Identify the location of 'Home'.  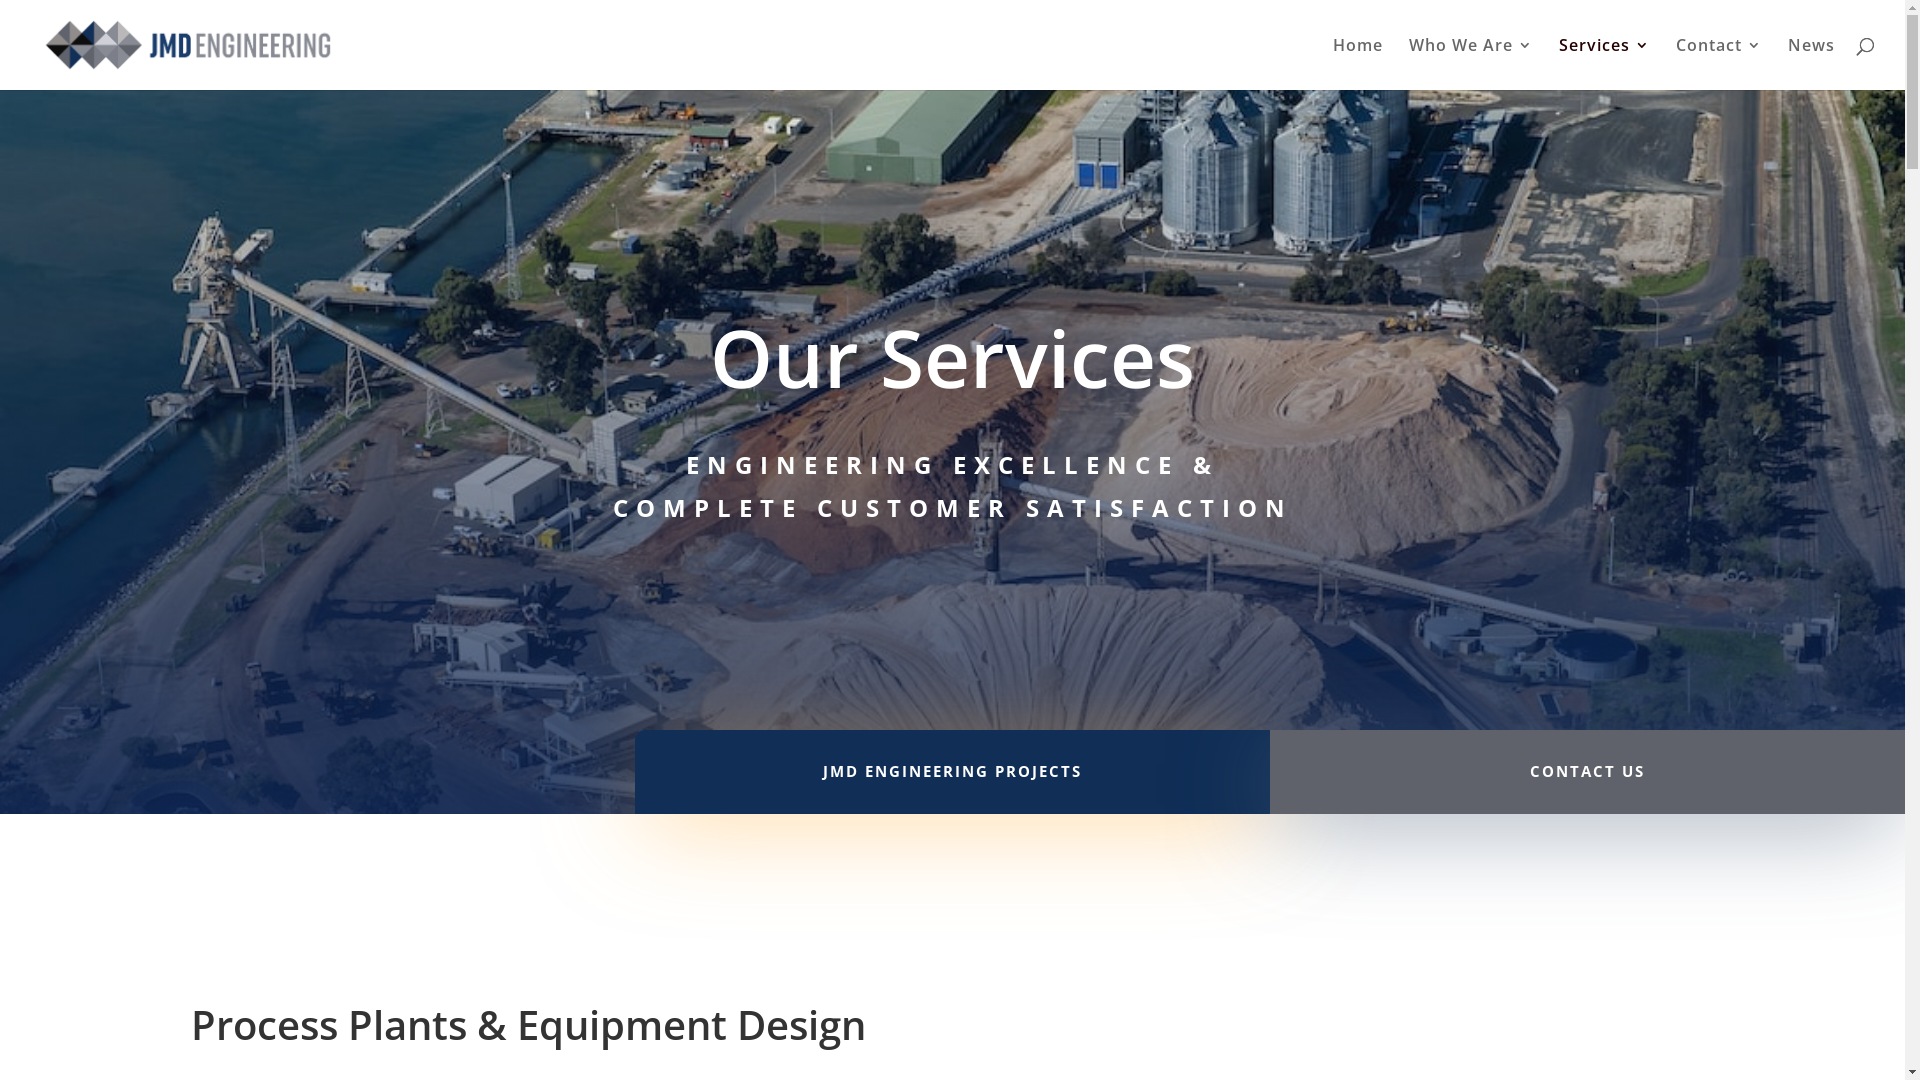
(1358, 63).